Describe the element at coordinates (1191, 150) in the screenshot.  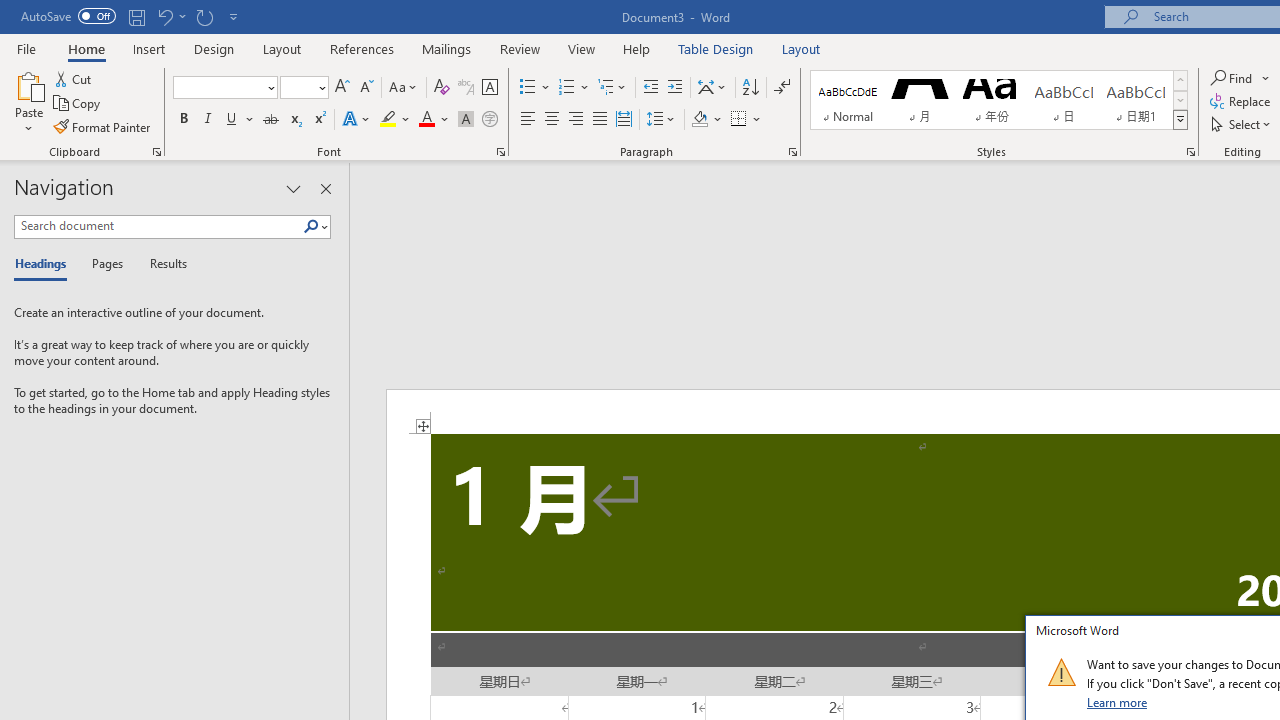
I see `'Styles...'` at that location.